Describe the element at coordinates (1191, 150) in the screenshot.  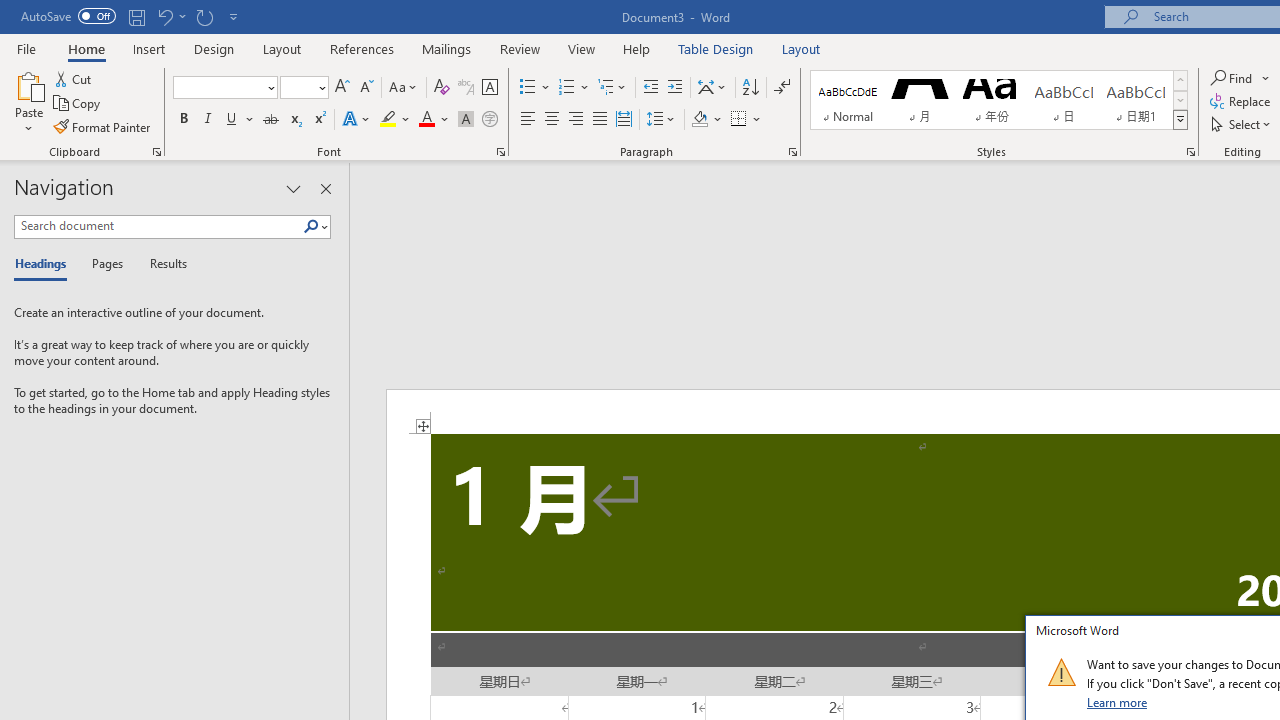
I see `'Styles...'` at that location.